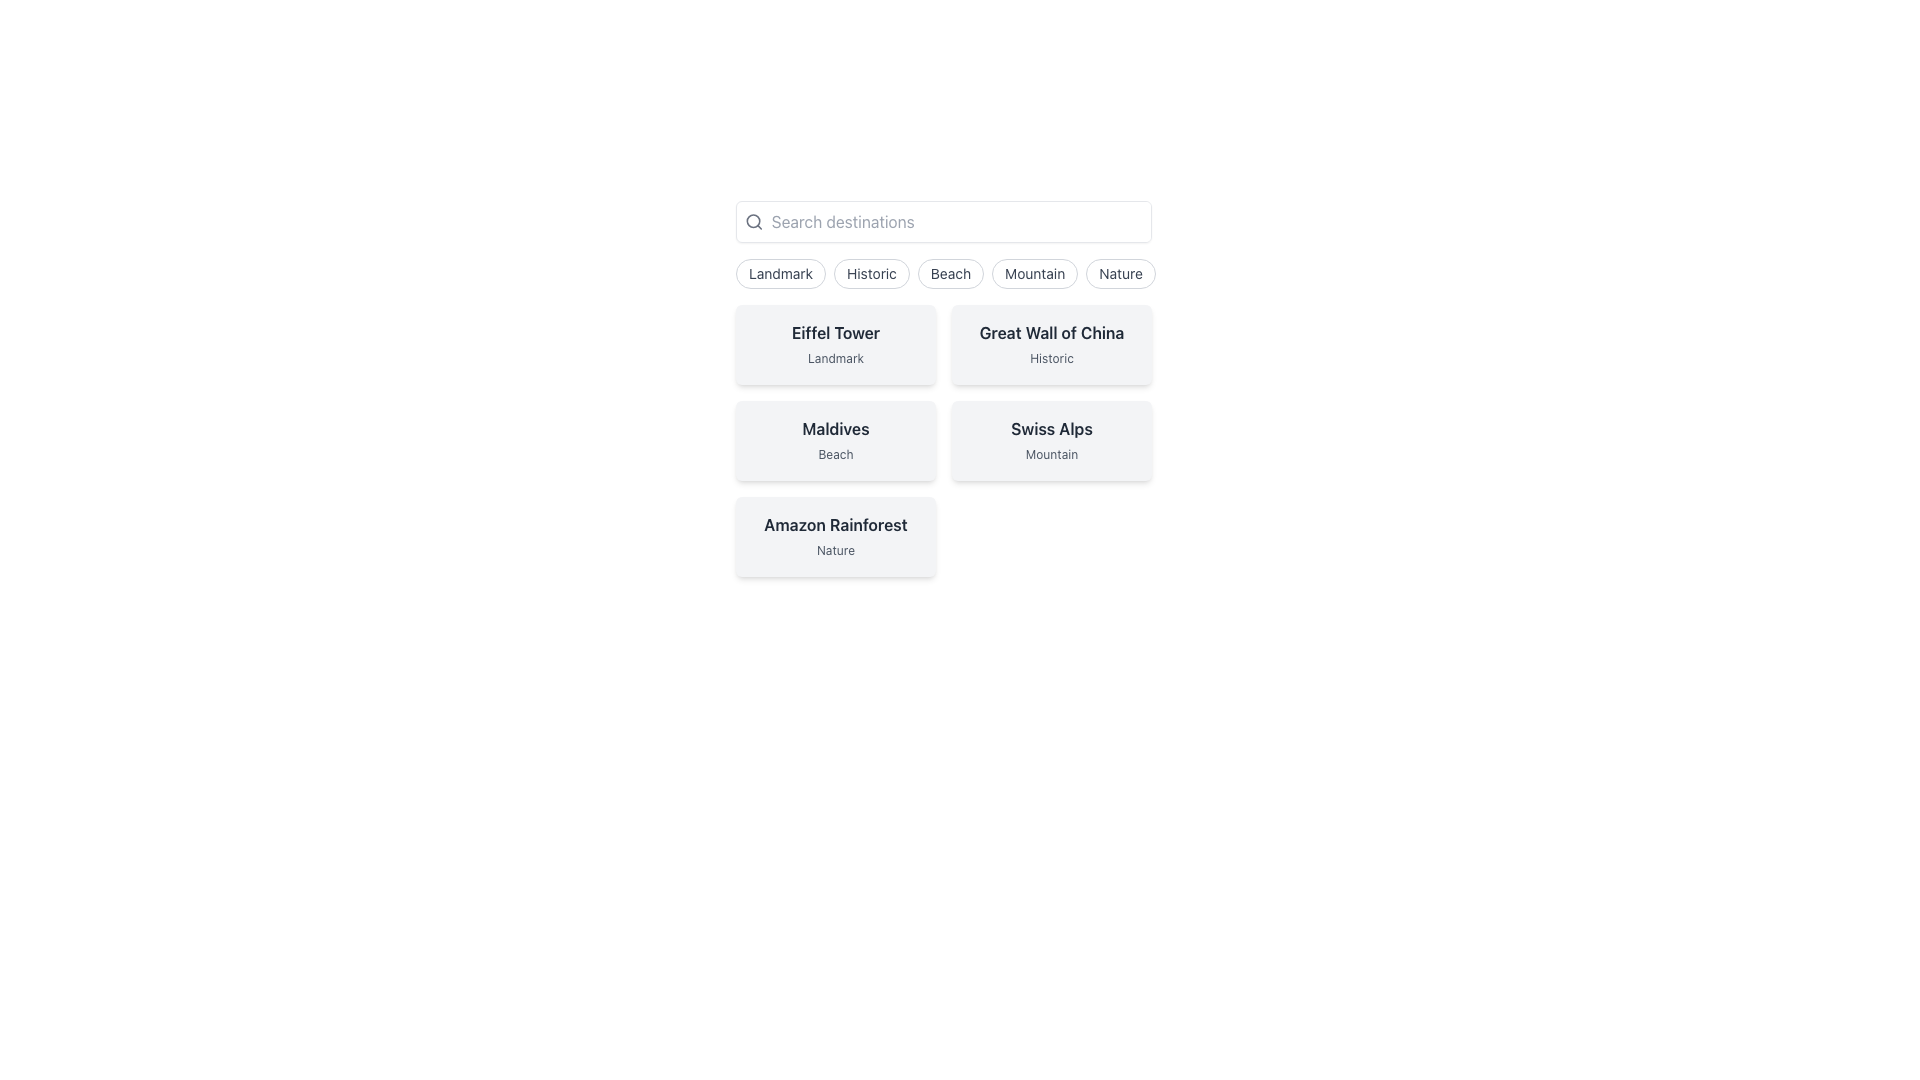 Image resolution: width=1920 pixels, height=1080 pixels. What do you see at coordinates (835, 550) in the screenshot?
I see `text label that categorizes the destination as 'Amazon Rainforest', located within a light gray card below the main title and aligned to the right` at bounding box center [835, 550].